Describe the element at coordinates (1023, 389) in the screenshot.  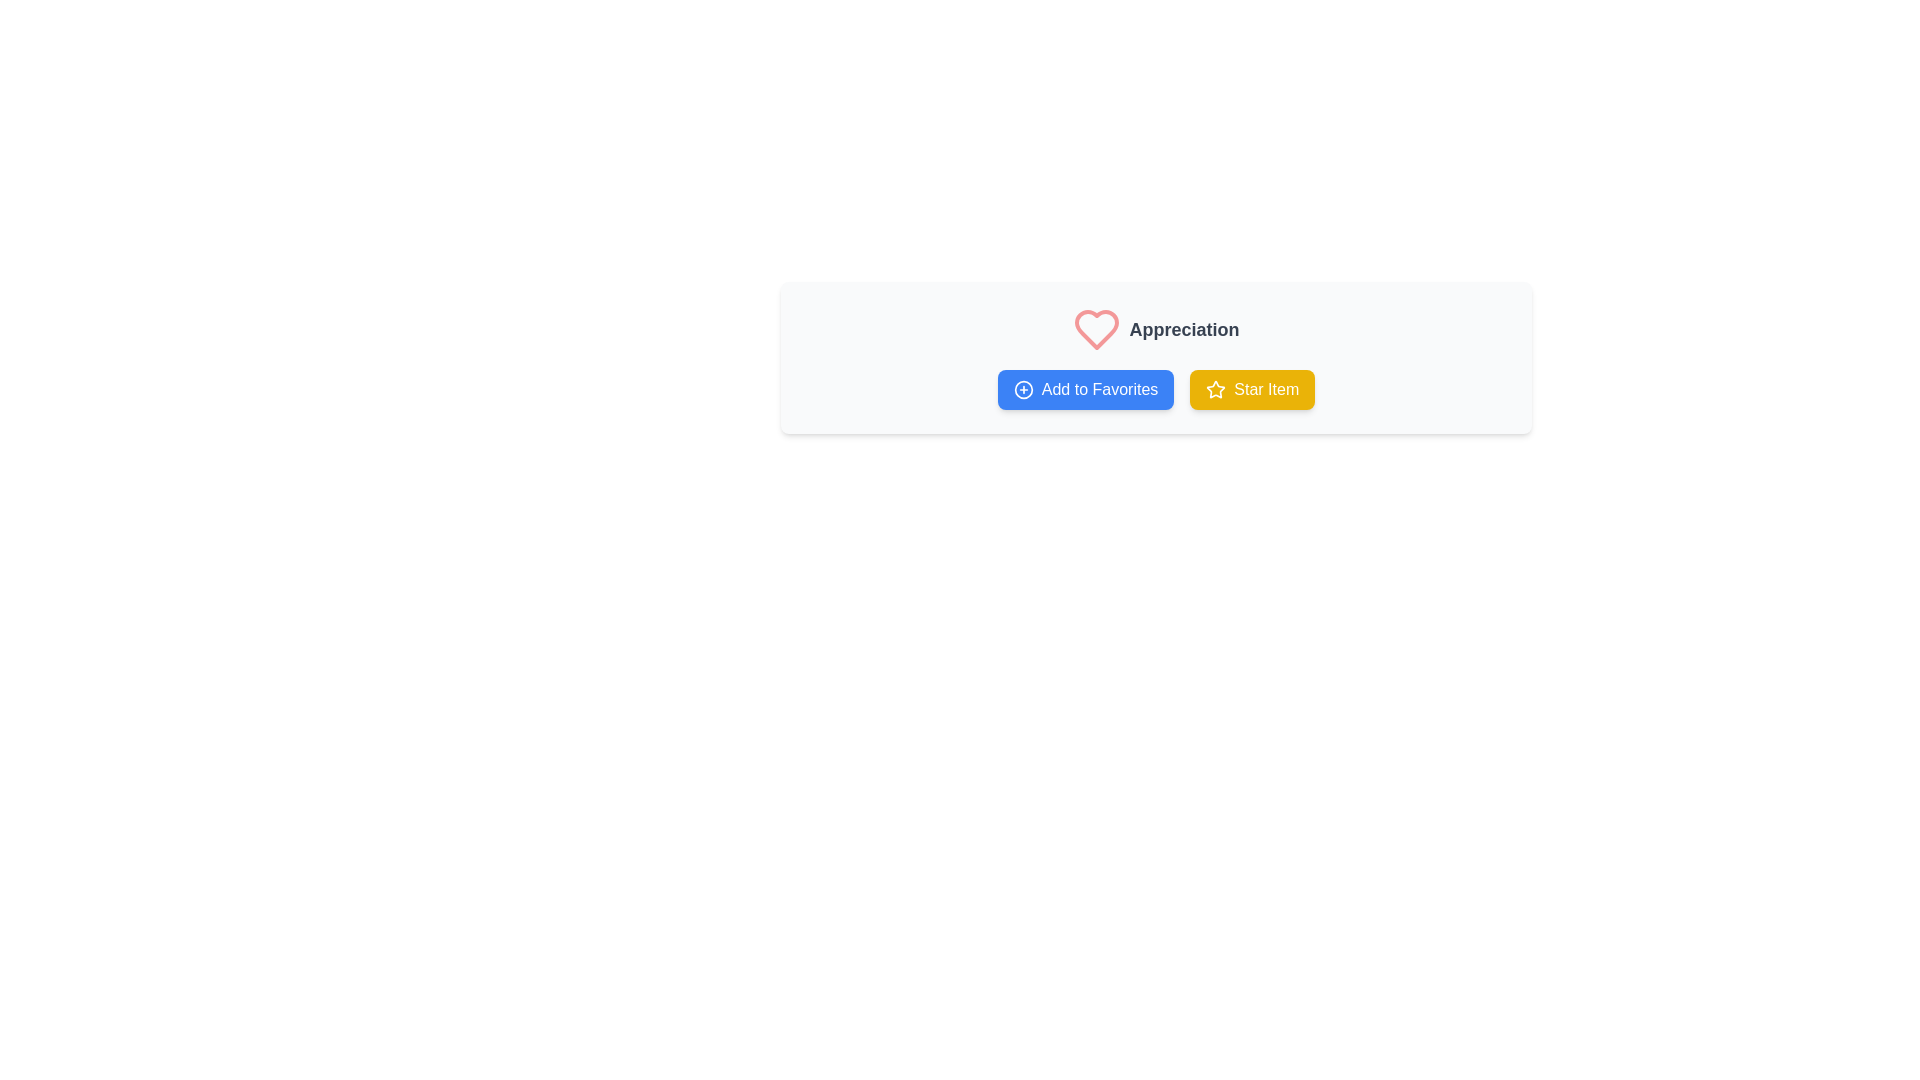
I see `the icon to the left of the 'Add to Favorites' button, which symbolizes addition or inclusion` at that location.